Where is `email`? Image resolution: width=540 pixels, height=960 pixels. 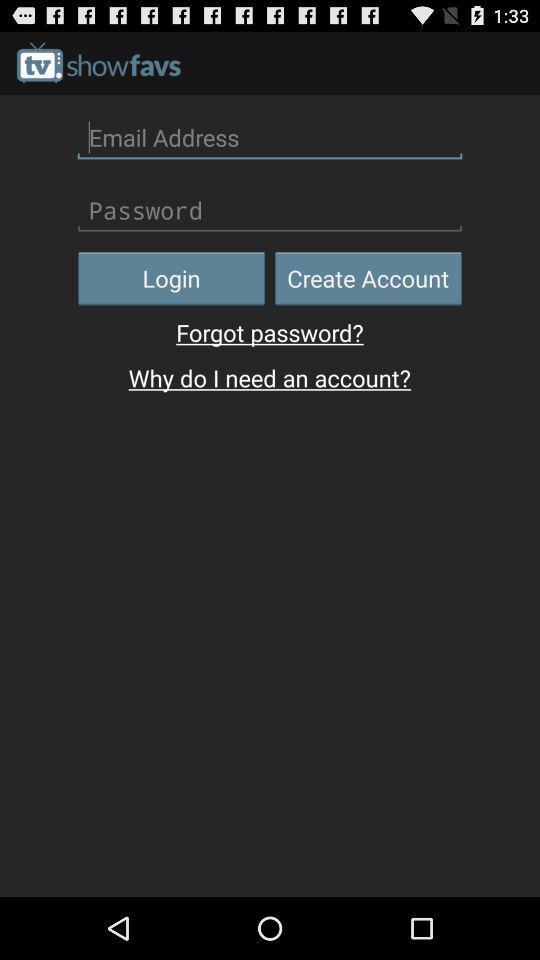
email is located at coordinates (270, 136).